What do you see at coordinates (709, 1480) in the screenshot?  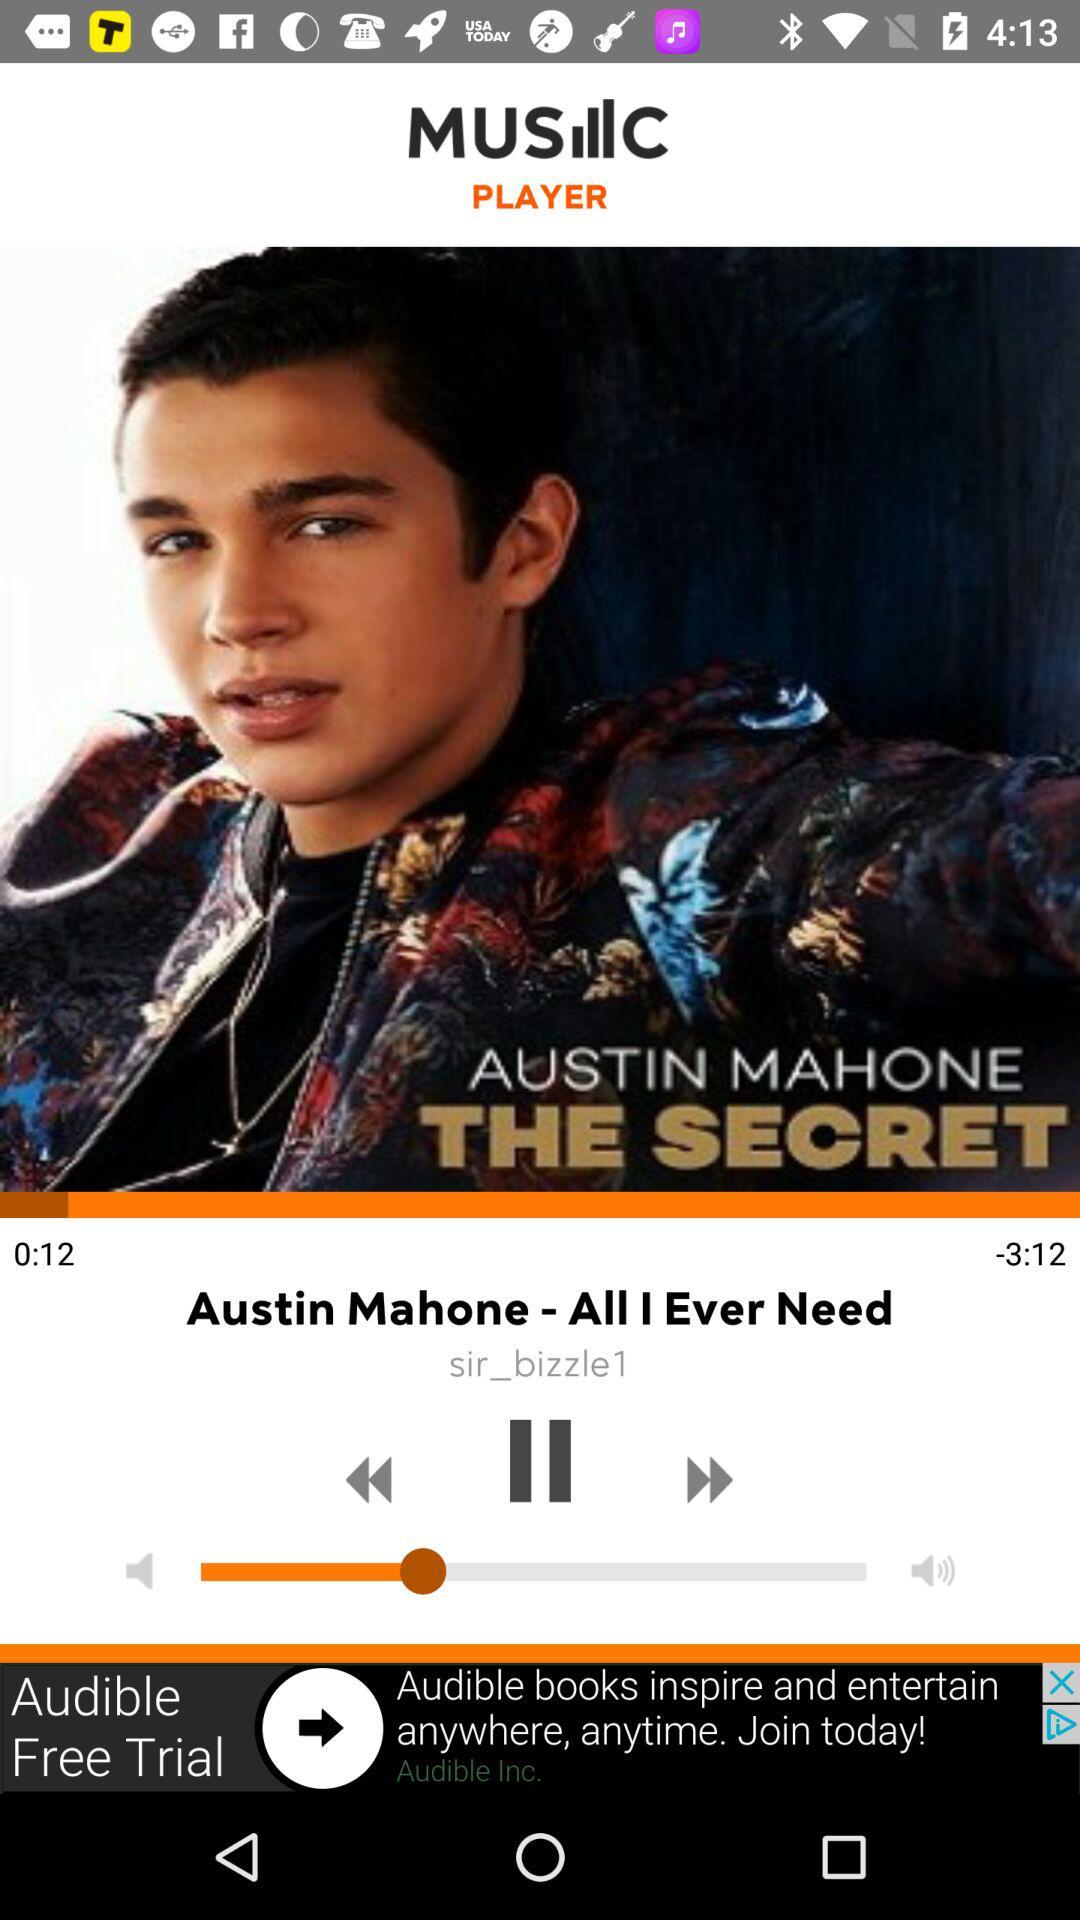 I see `skip forward` at bounding box center [709, 1480].